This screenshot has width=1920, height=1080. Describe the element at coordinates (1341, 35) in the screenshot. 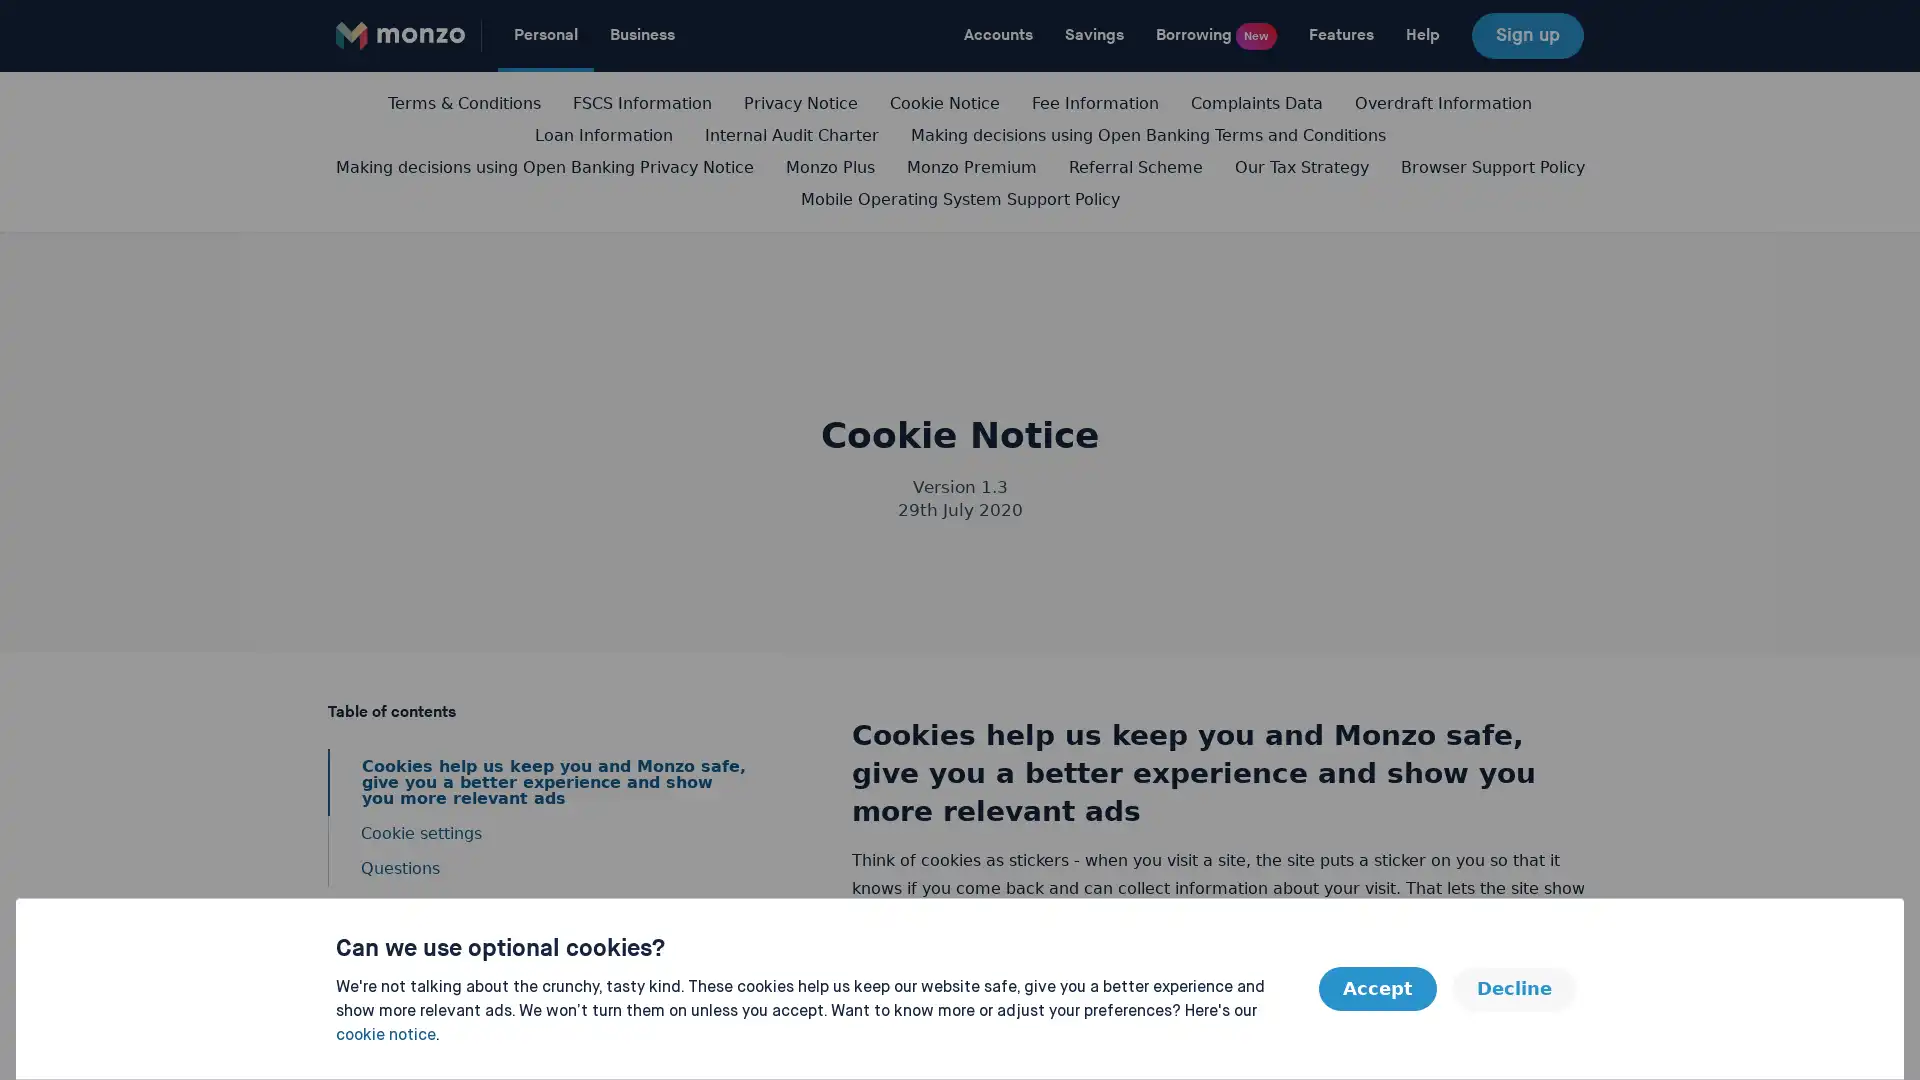

I see `Features` at that location.